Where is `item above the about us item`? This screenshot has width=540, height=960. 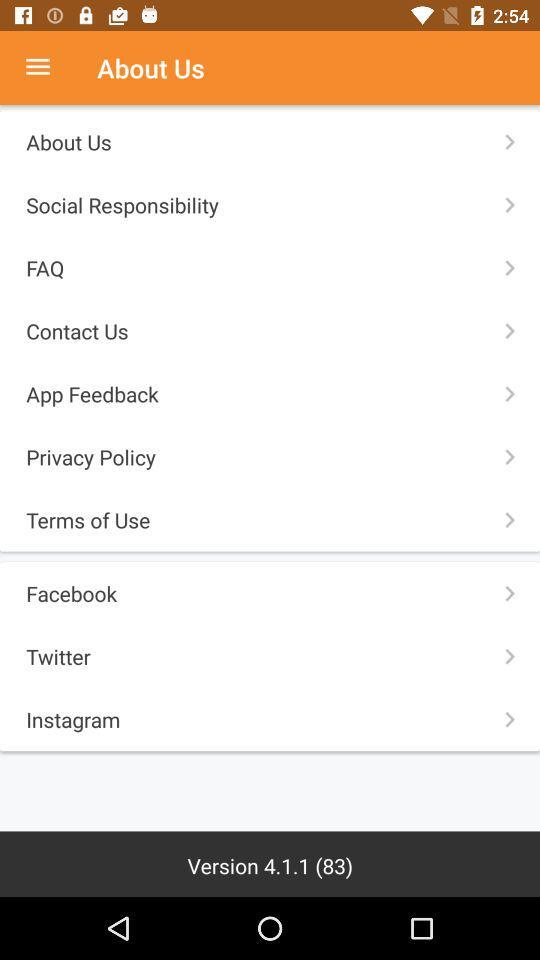 item above the about us item is located at coordinates (48, 68).